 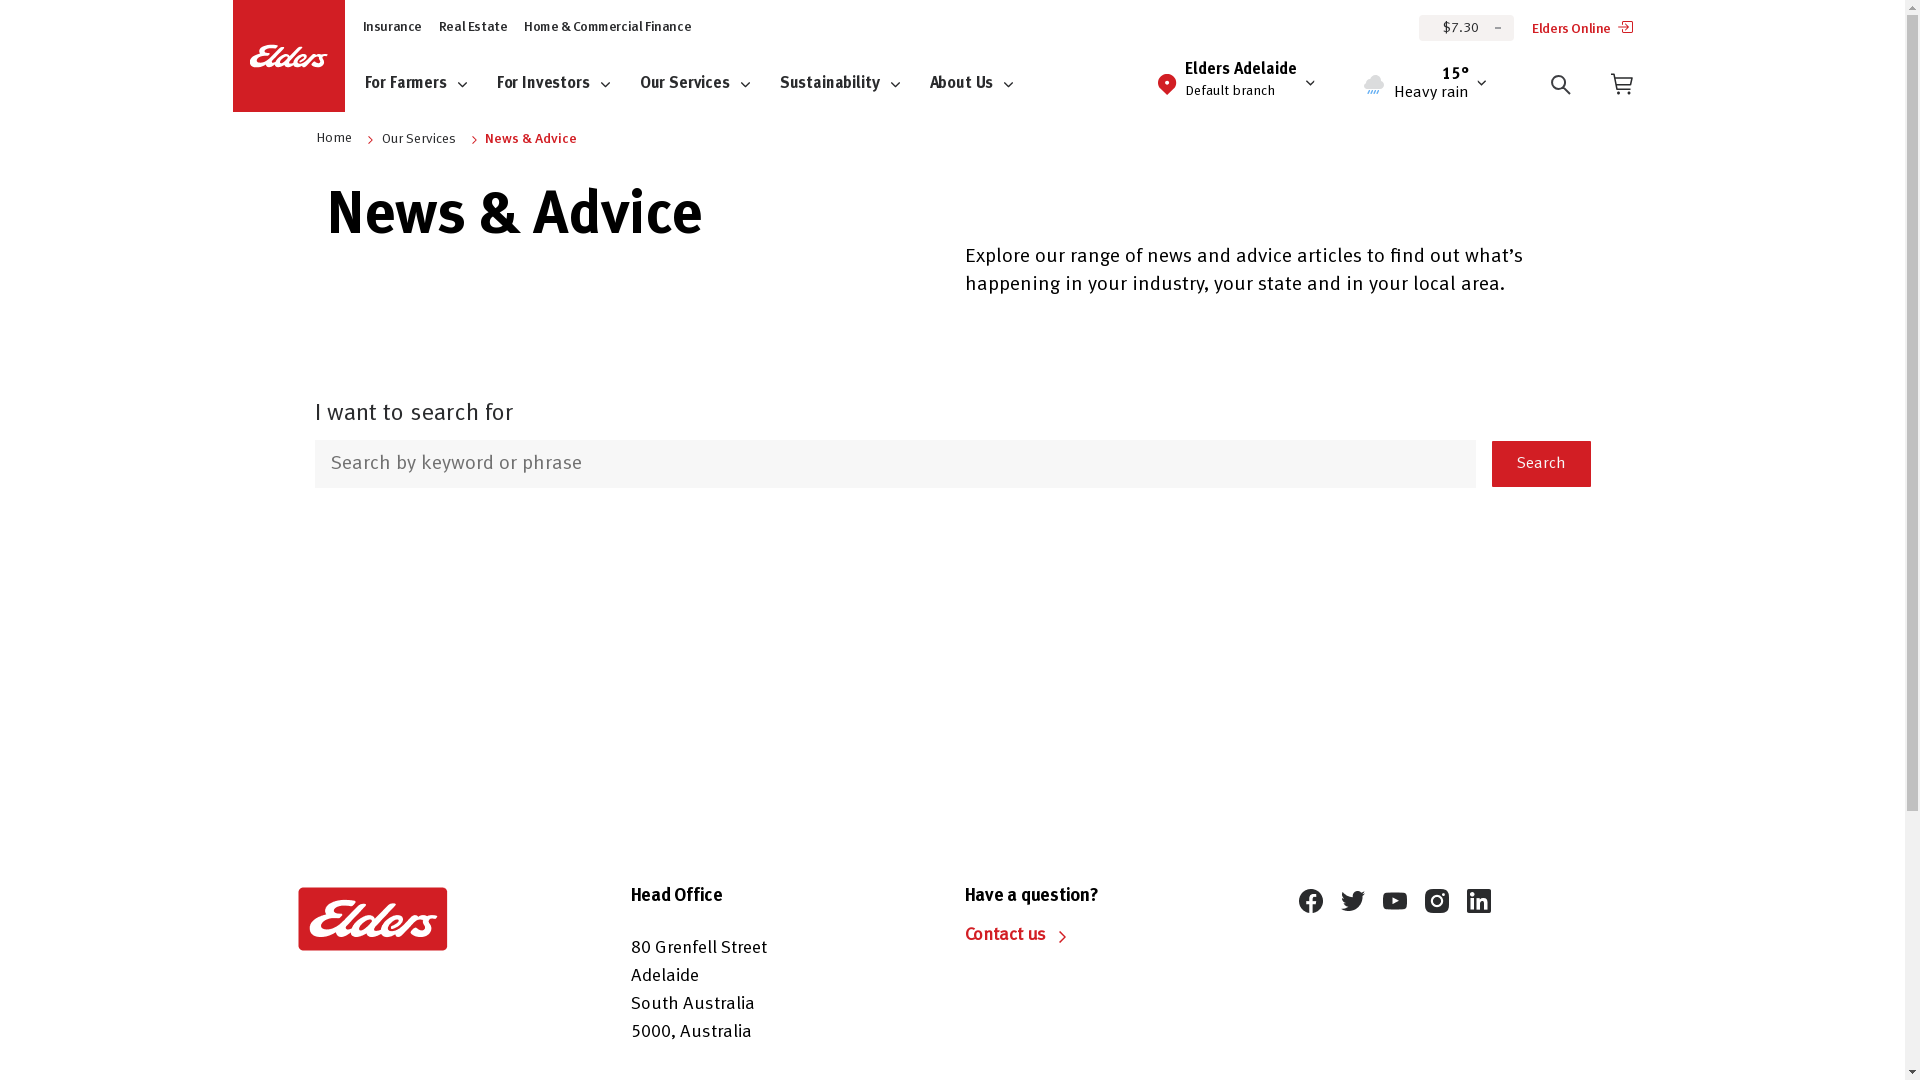 I want to click on 'Insurance', so click(x=360, y=27).